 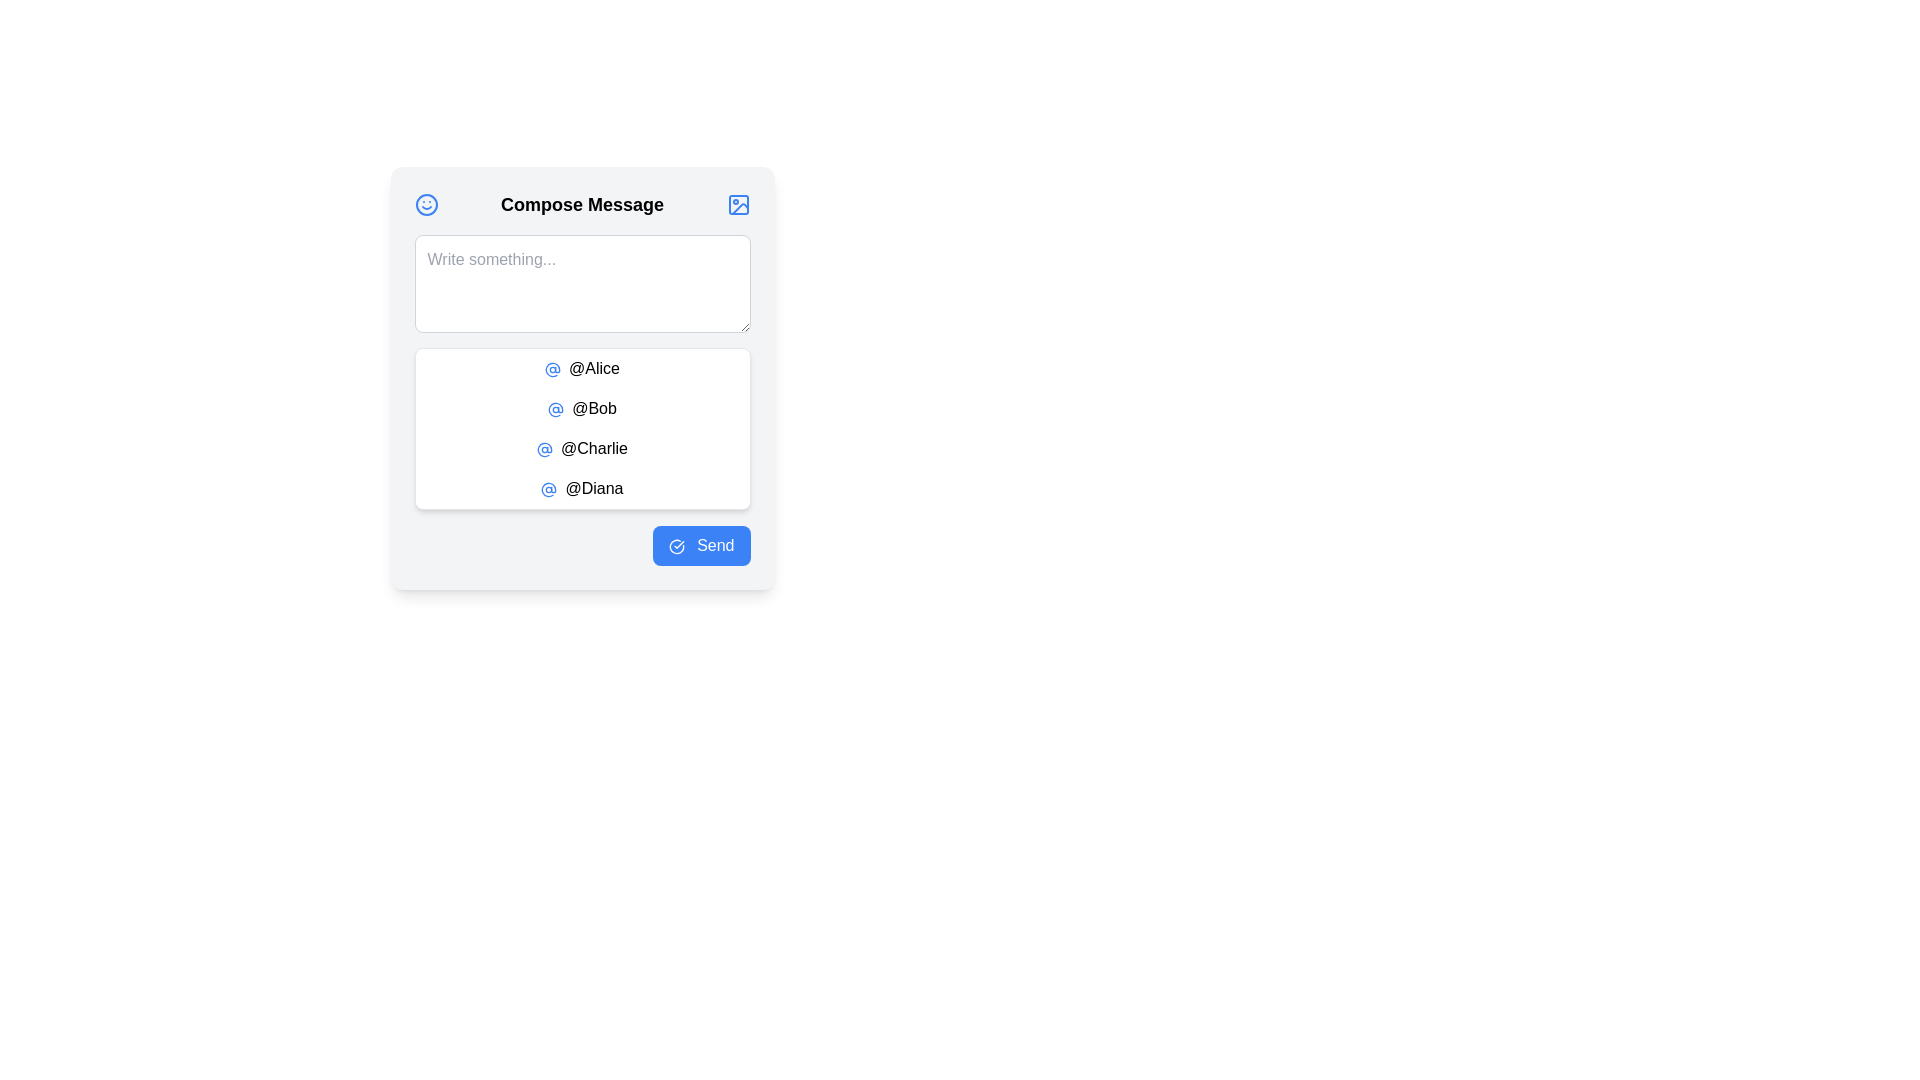 I want to click on the list item displaying the username '@Charlie', so click(x=581, y=447).